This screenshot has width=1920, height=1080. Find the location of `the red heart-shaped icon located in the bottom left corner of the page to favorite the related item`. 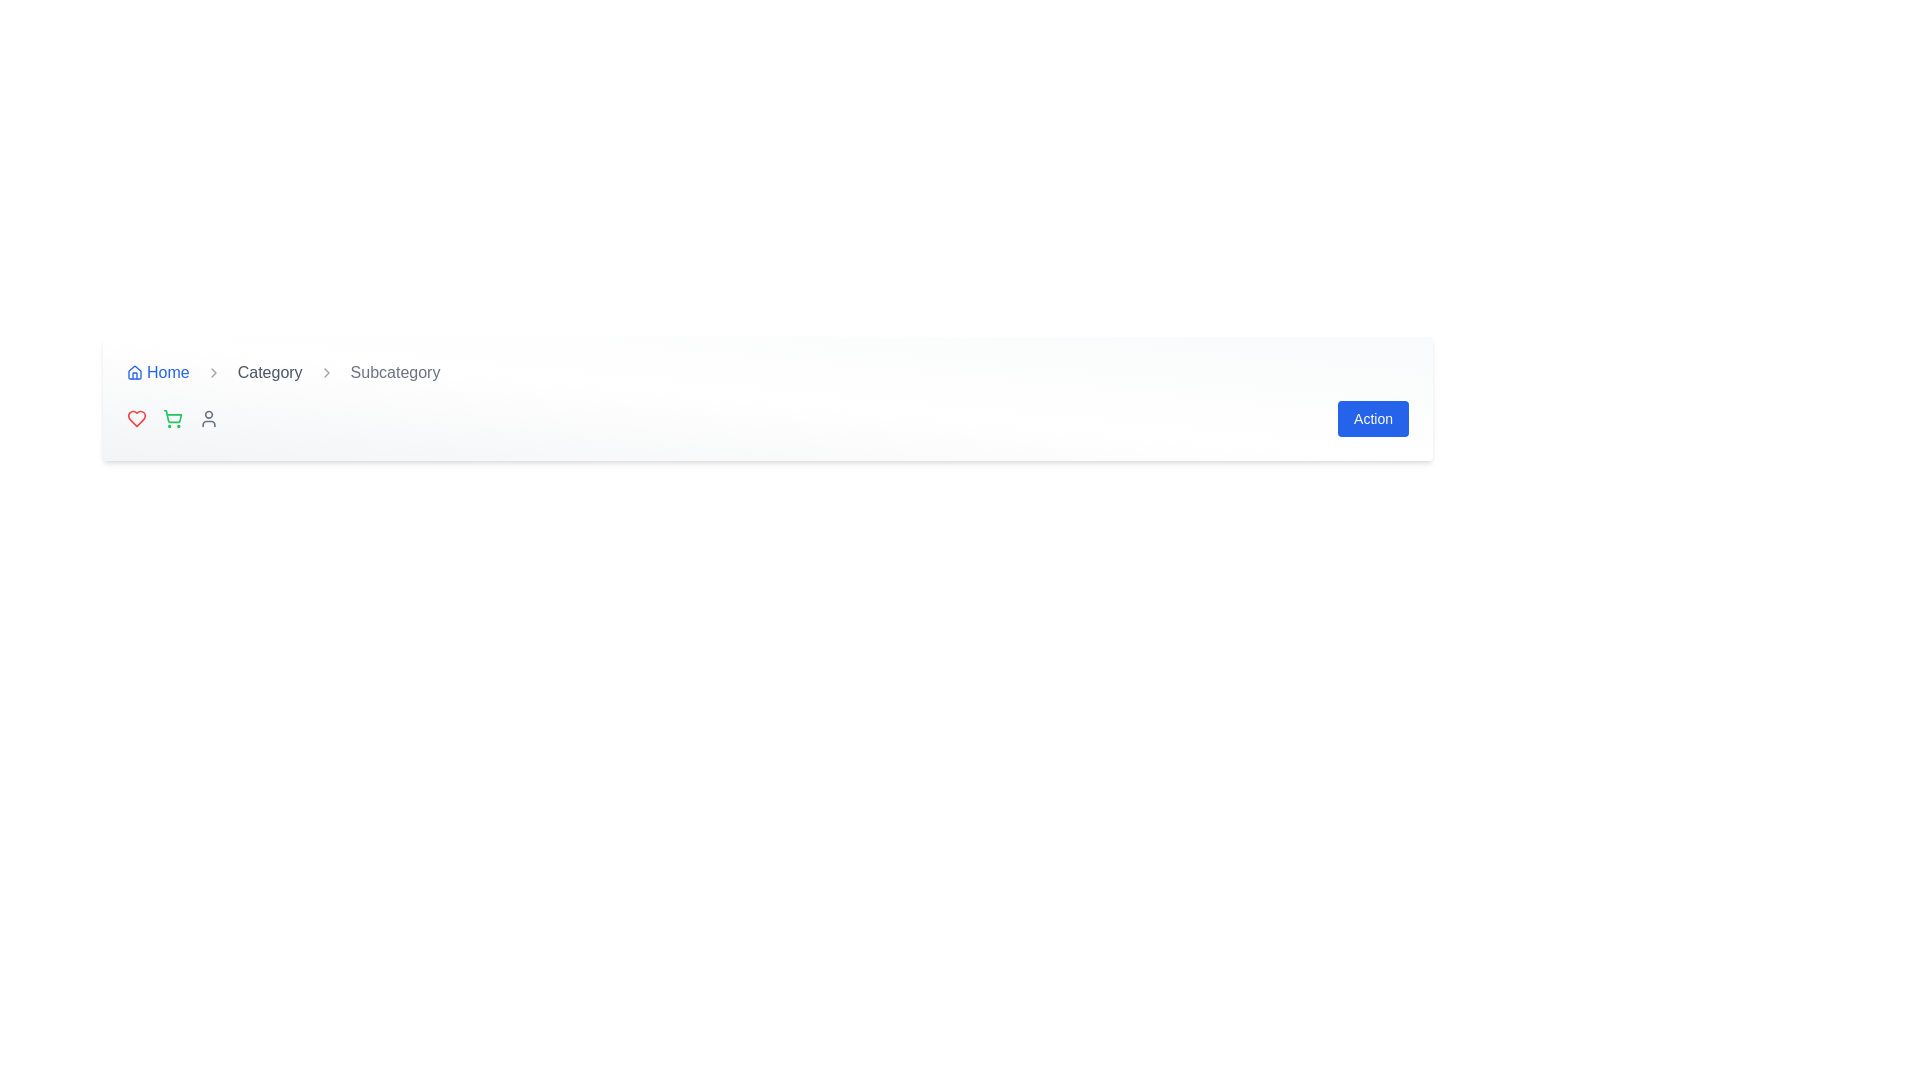

the red heart-shaped icon located in the bottom left corner of the page to favorite the related item is located at coordinates (136, 418).